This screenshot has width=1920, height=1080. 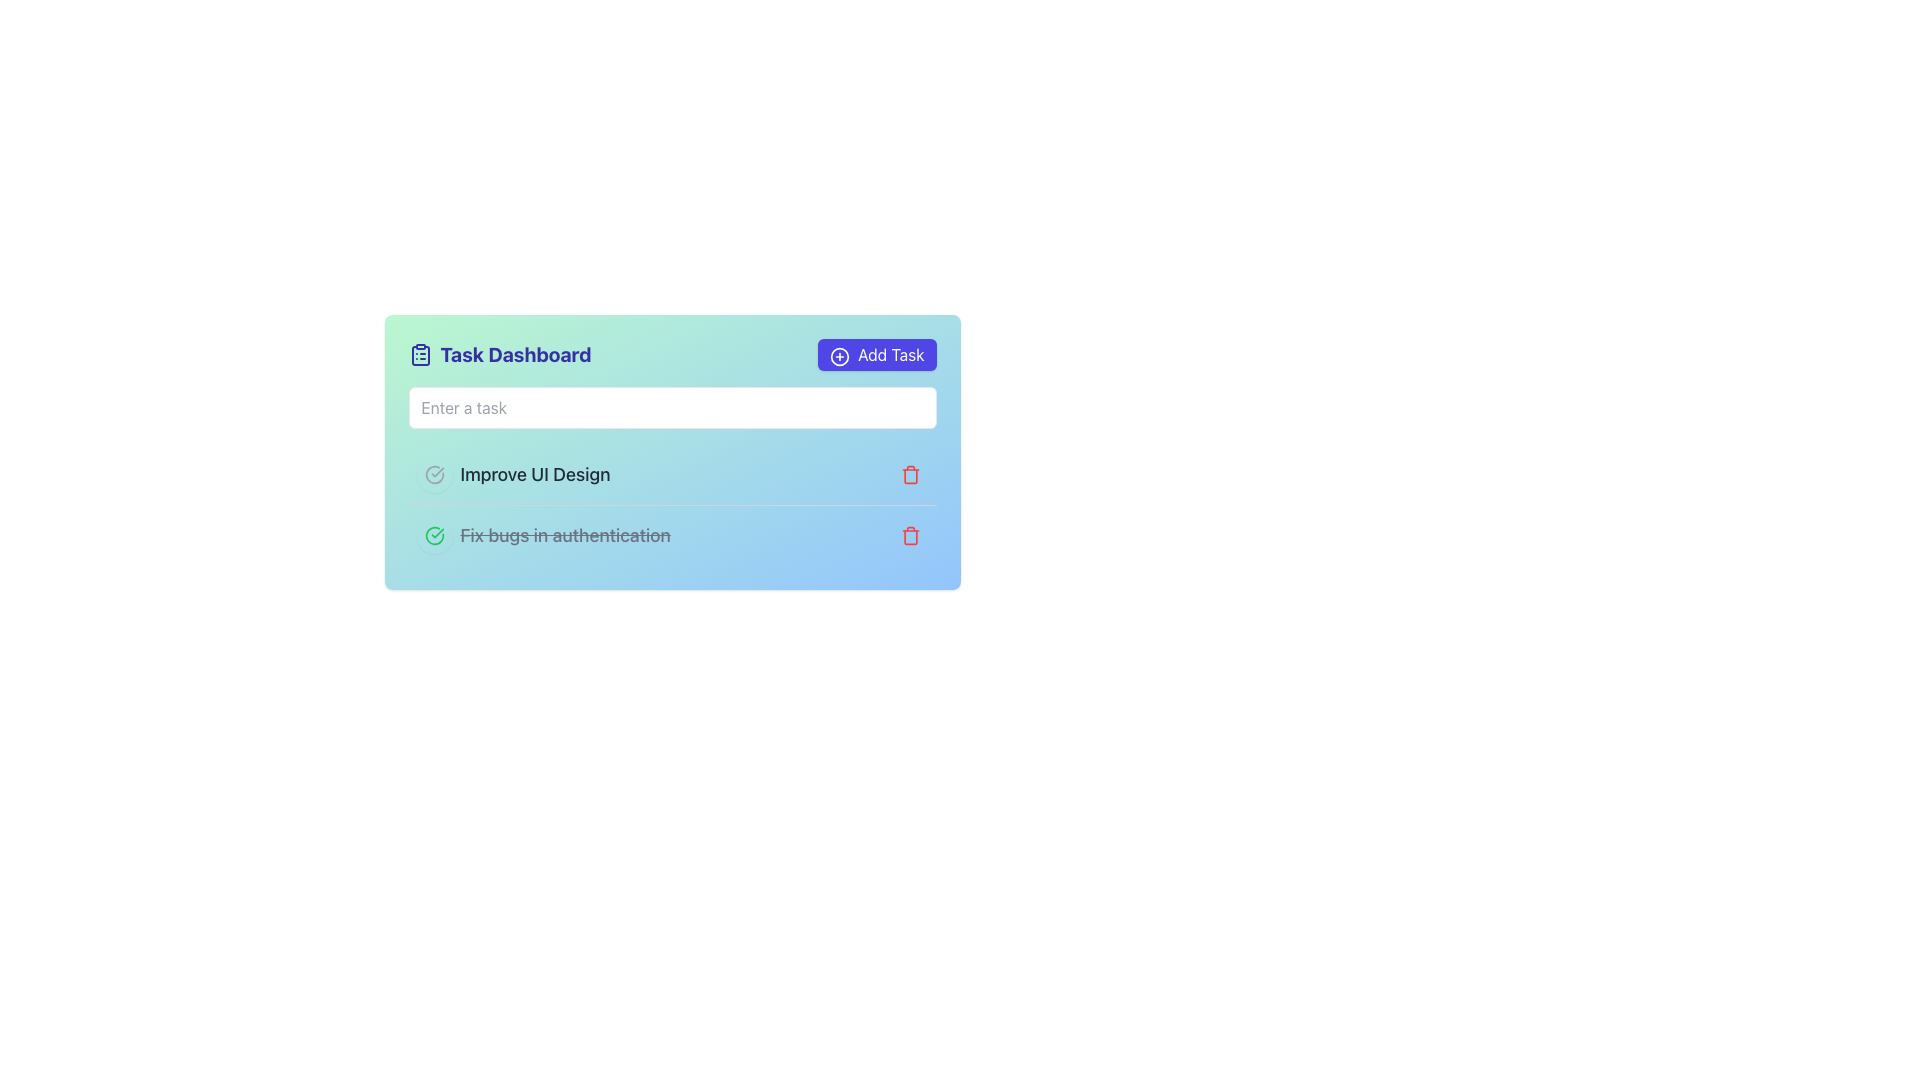 What do you see at coordinates (877, 353) in the screenshot?
I see `the 'Add Task' button with a purple background and white text located at the top-right side of the 'Task Dashboard' section` at bounding box center [877, 353].